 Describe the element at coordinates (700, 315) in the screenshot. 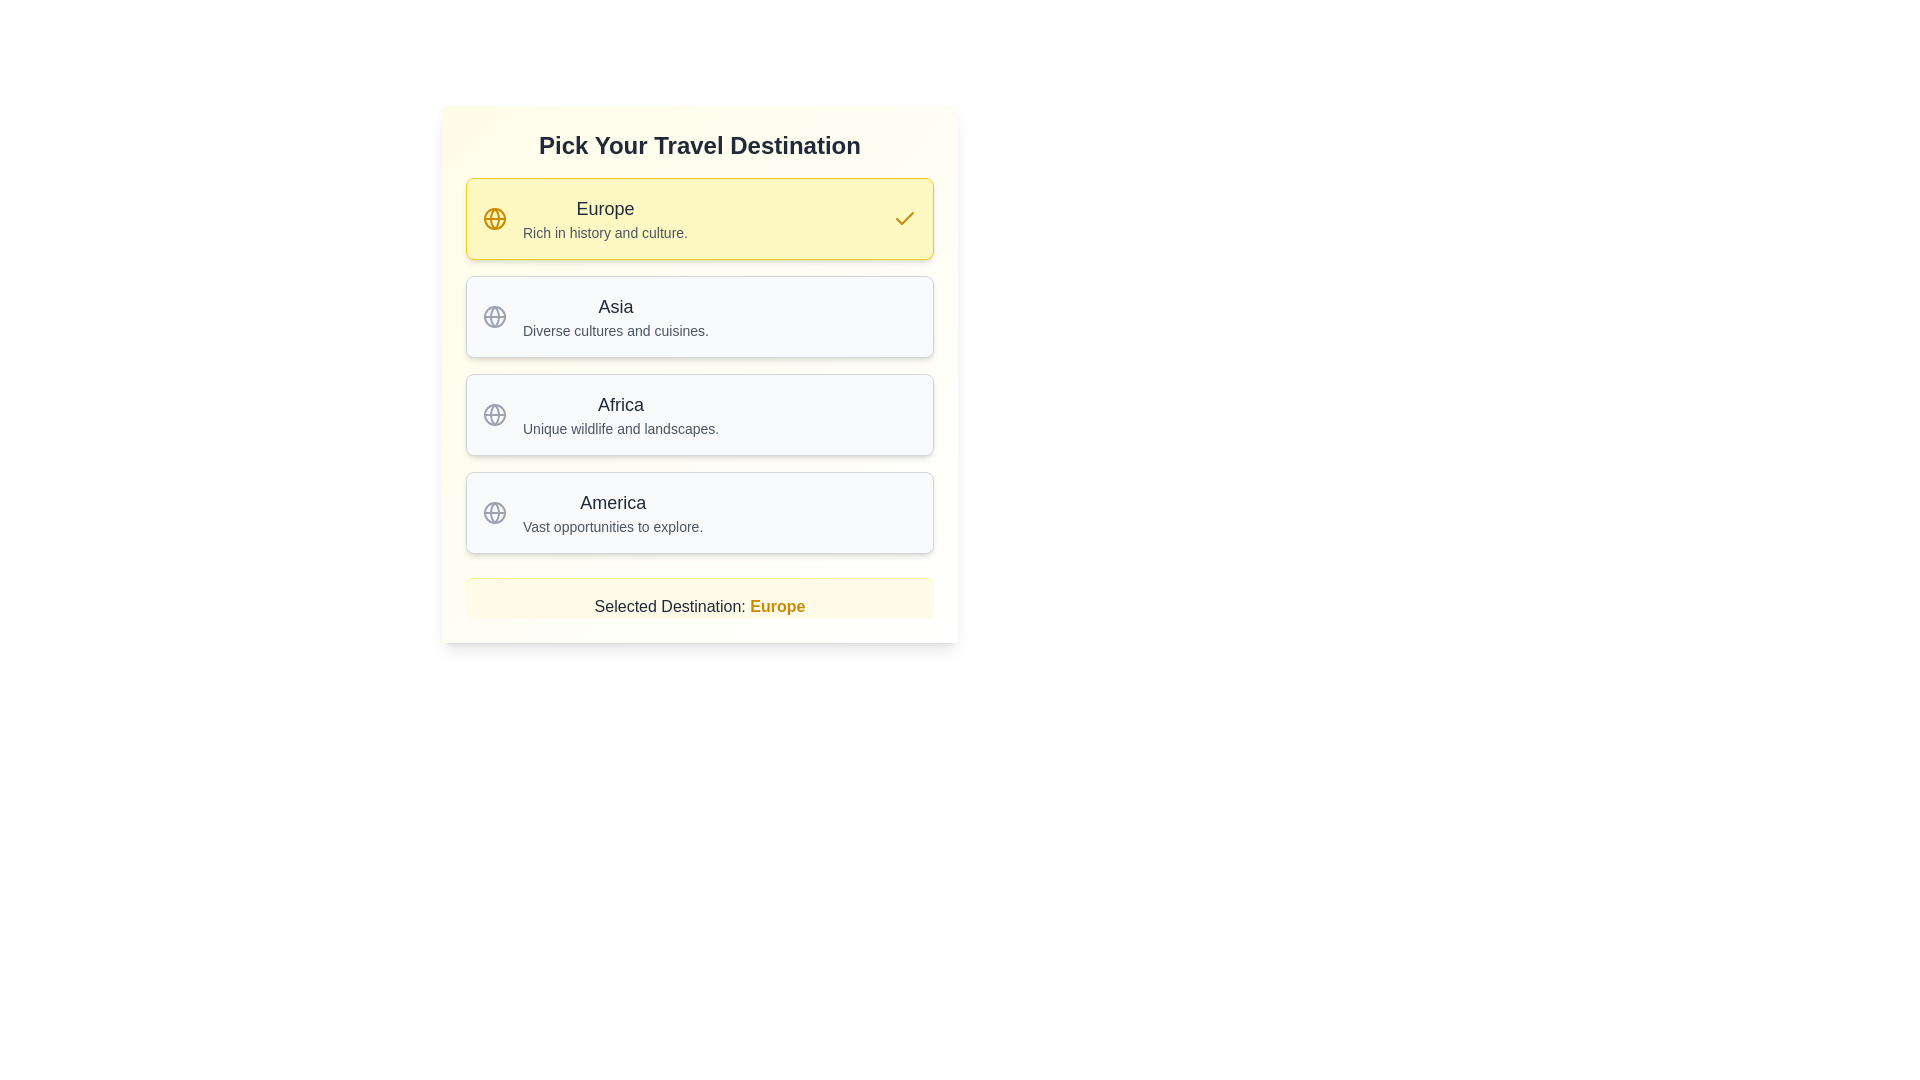

I see `the 'Asia' button, which is a rectangular button with rounded corners and a globe icon` at that location.